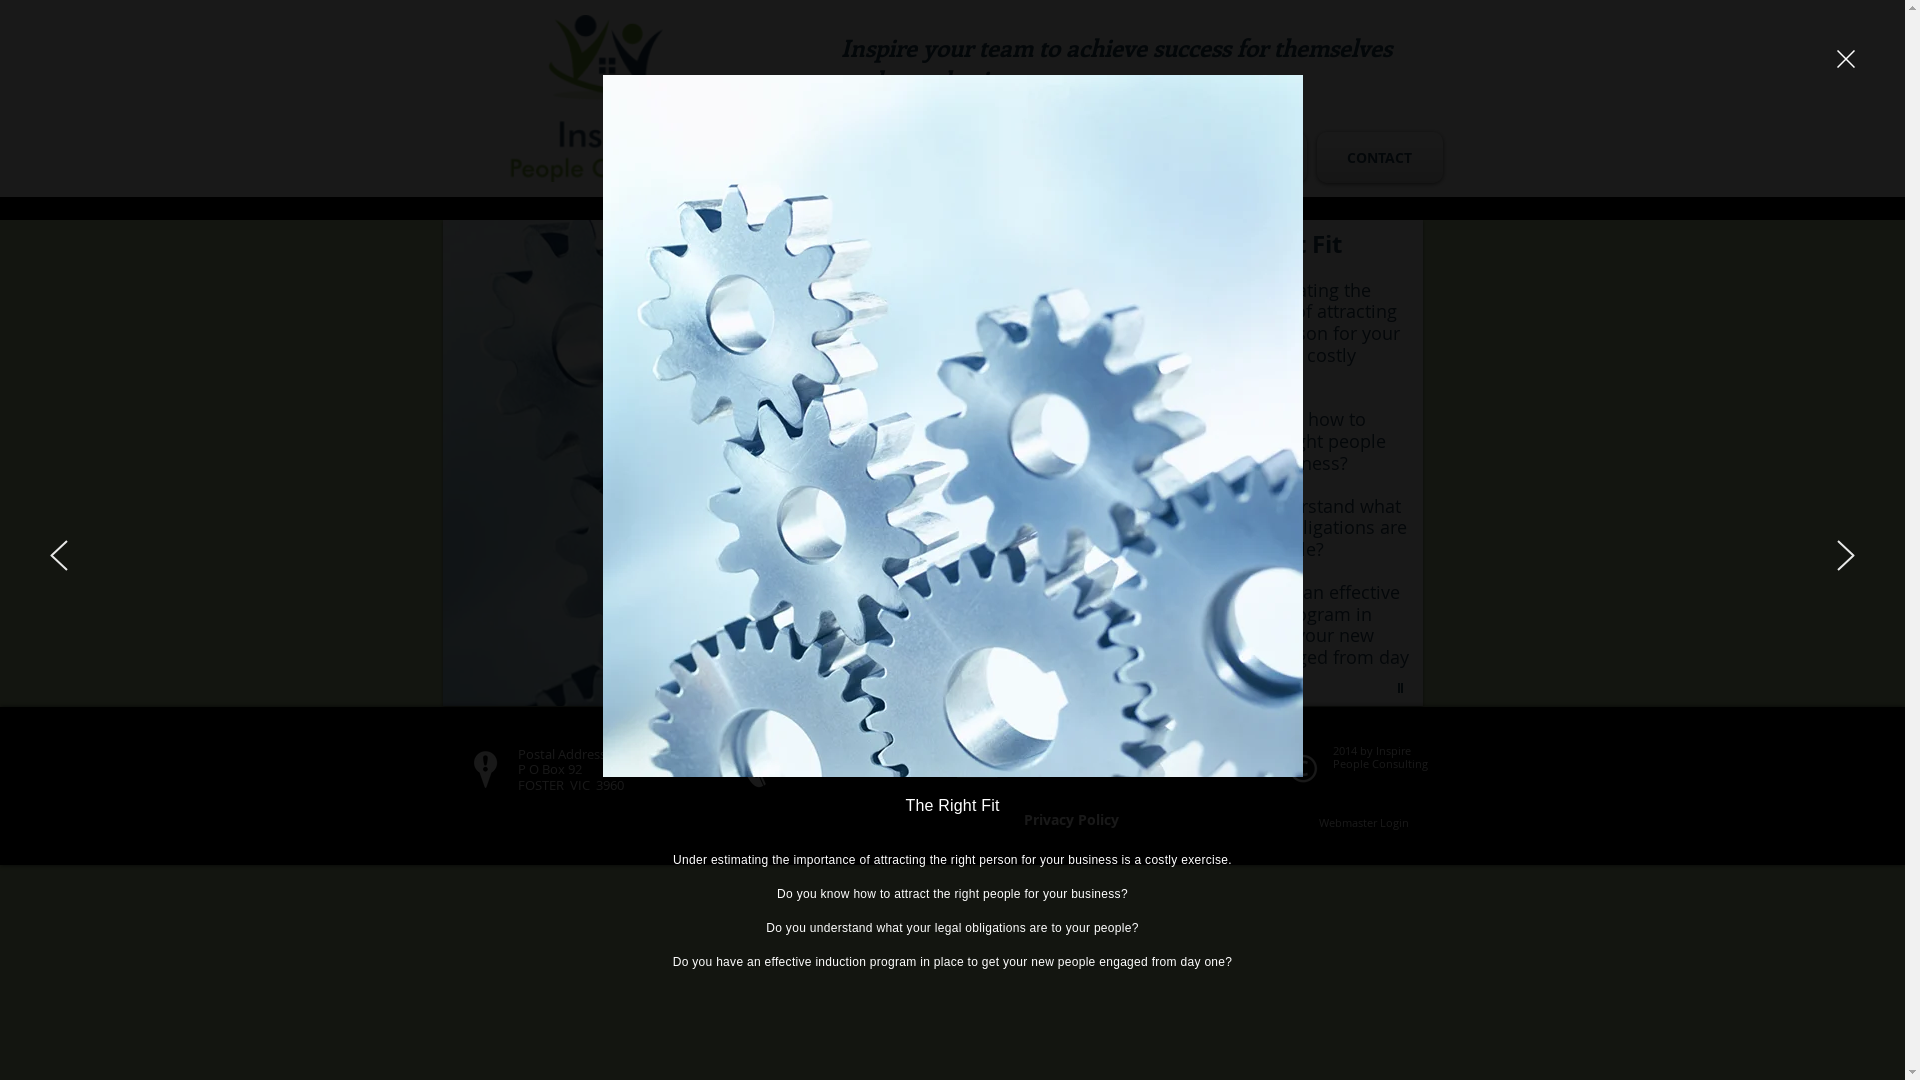 This screenshot has width=1920, height=1080. Describe the element at coordinates (609, 97) in the screenshot. I see `'GIFlogoColorSmall.gif'` at that location.